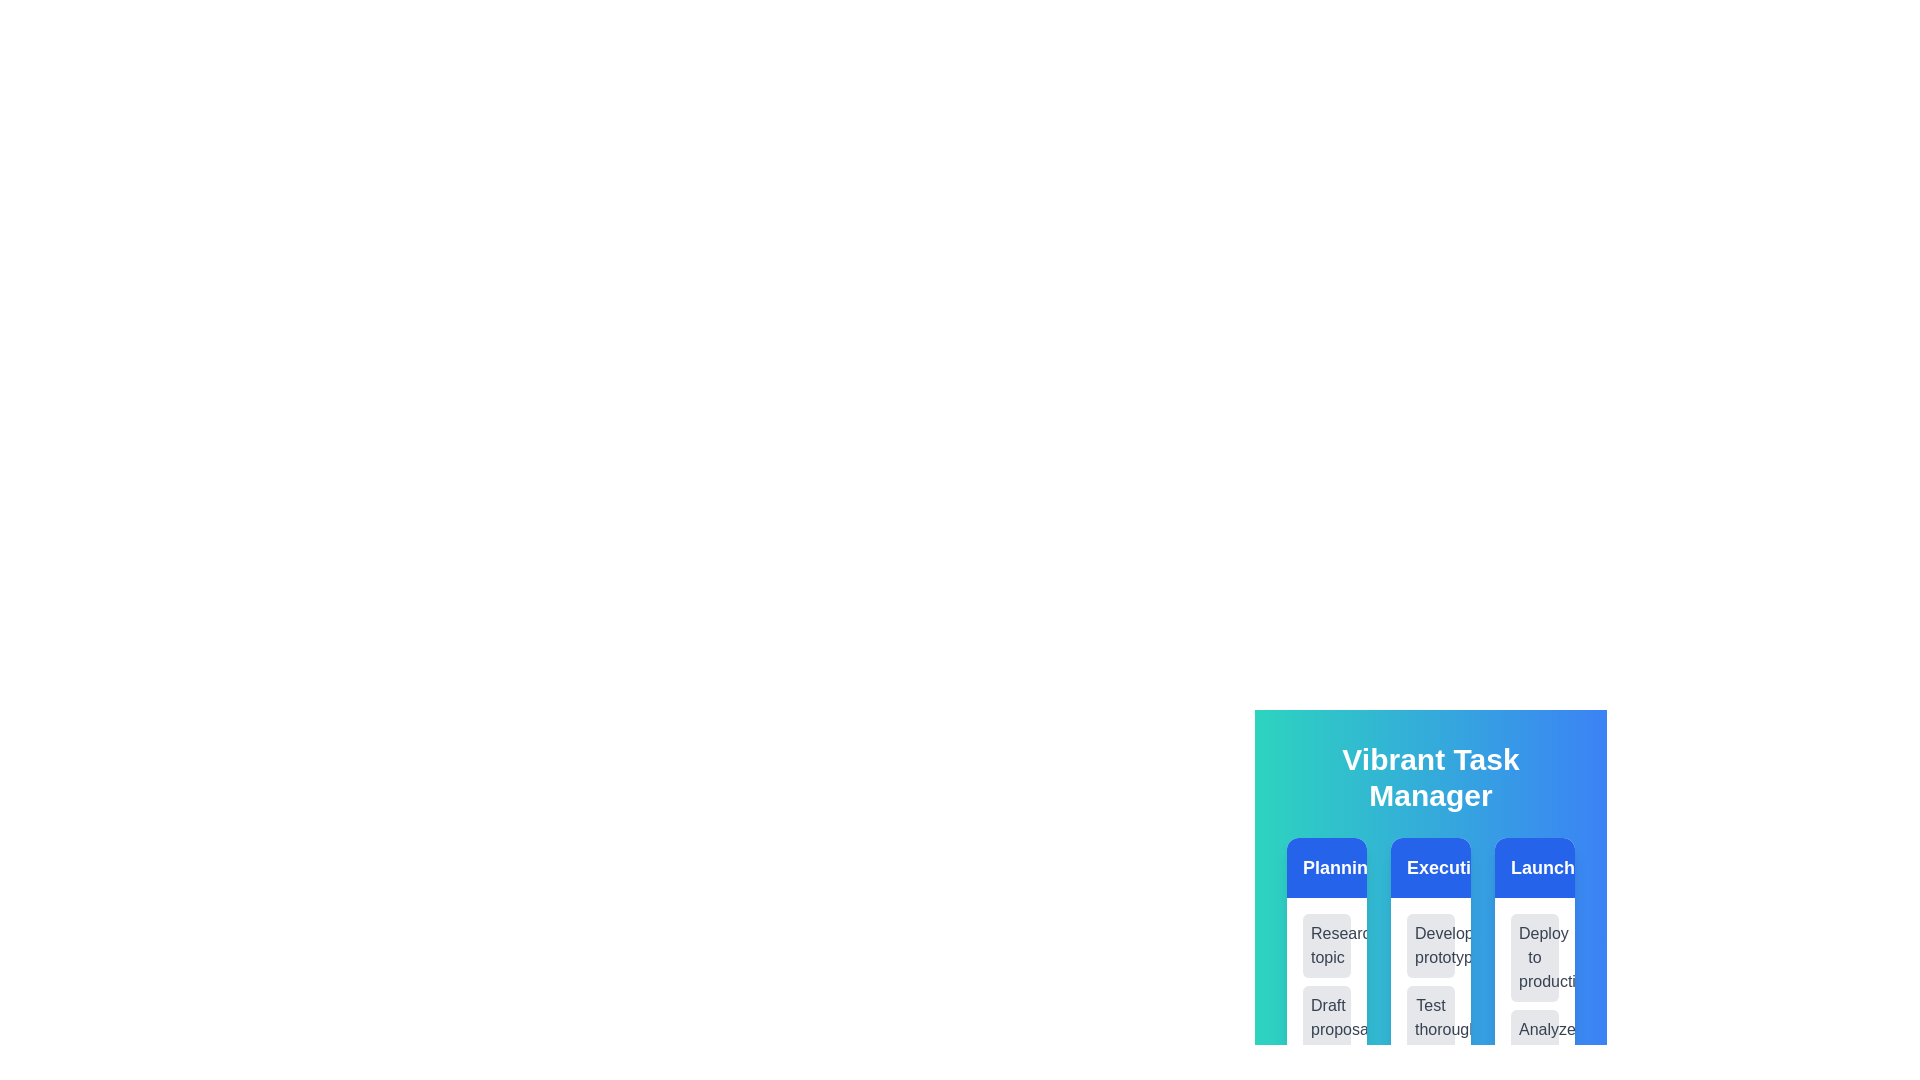 The width and height of the screenshot is (1920, 1080). Describe the element at coordinates (1429, 866) in the screenshot. I see `the blue rectangular button labeled 'Execution' with white bold text, located in the 'Execution' section of the 'Vibrant Task Manager' layout` at that location.